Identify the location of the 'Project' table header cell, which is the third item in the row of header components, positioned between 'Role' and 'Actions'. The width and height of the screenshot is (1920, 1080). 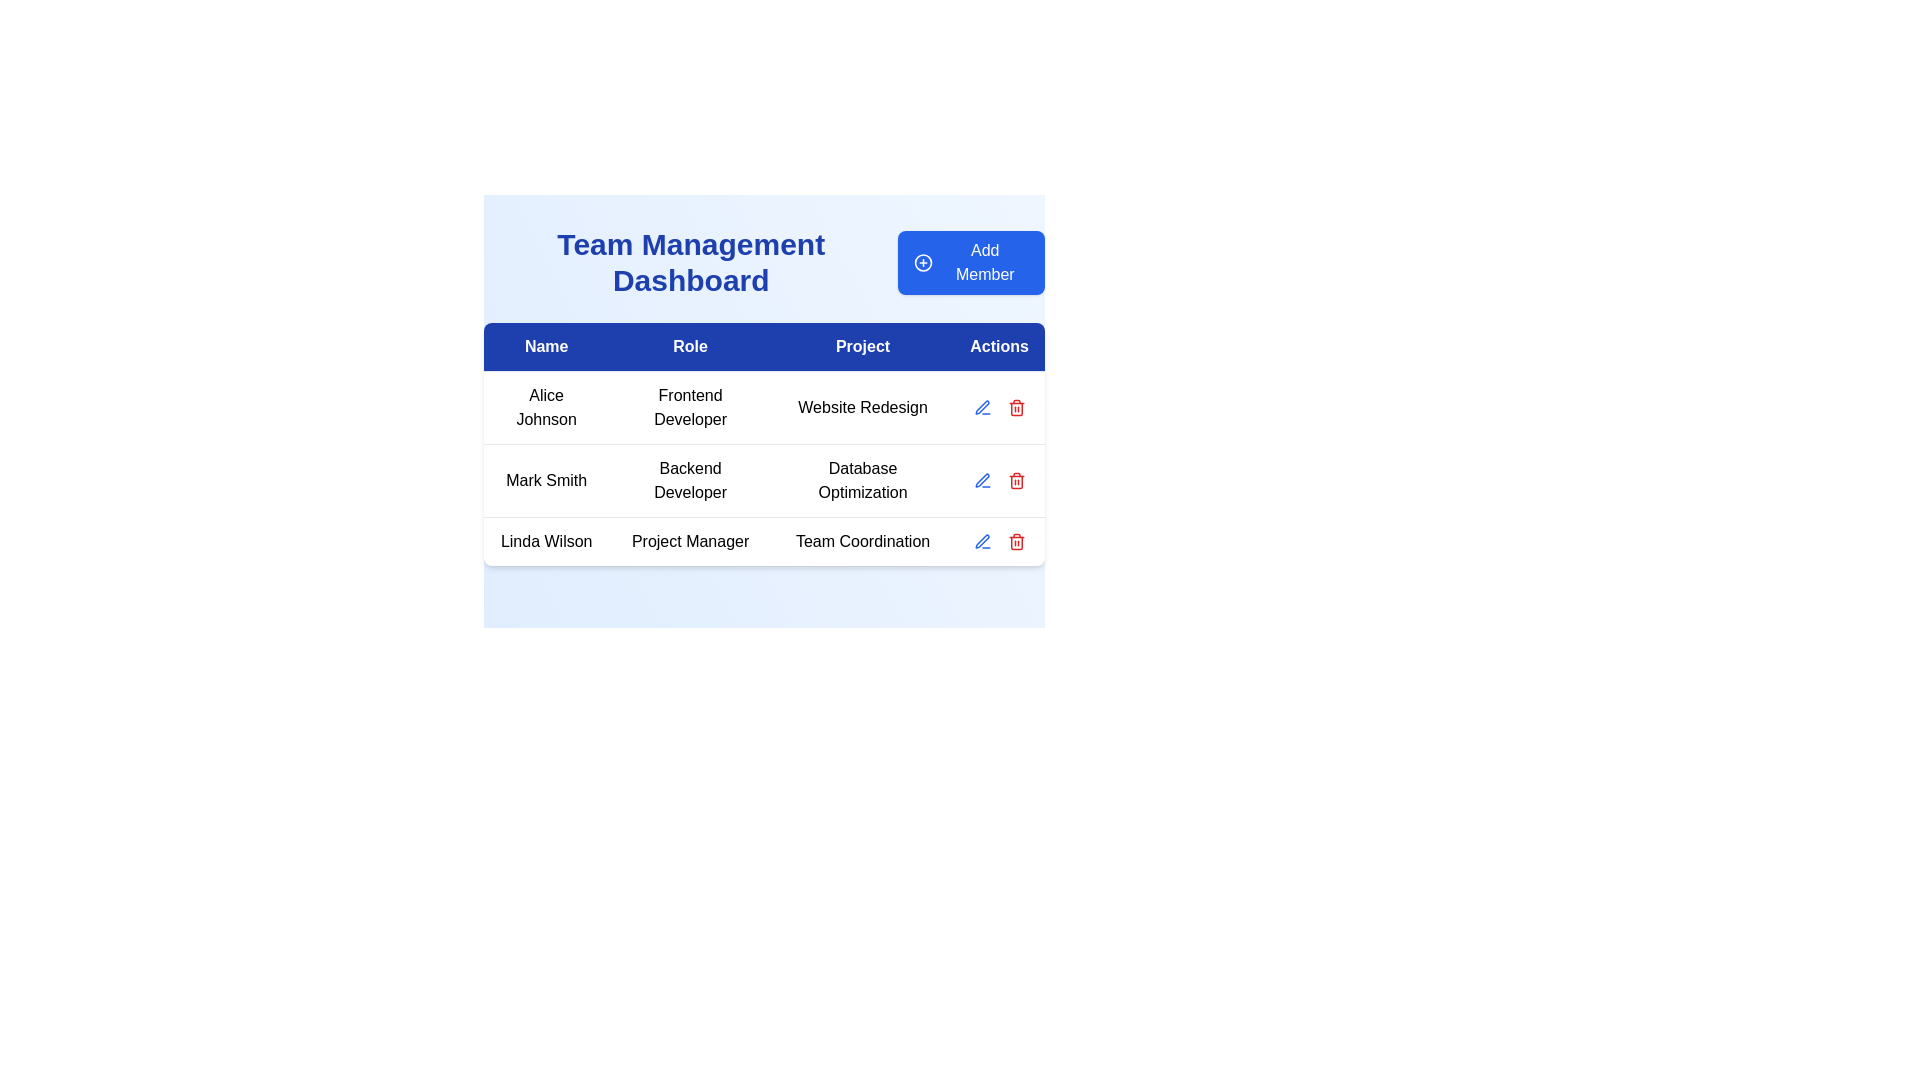
(863, 346).